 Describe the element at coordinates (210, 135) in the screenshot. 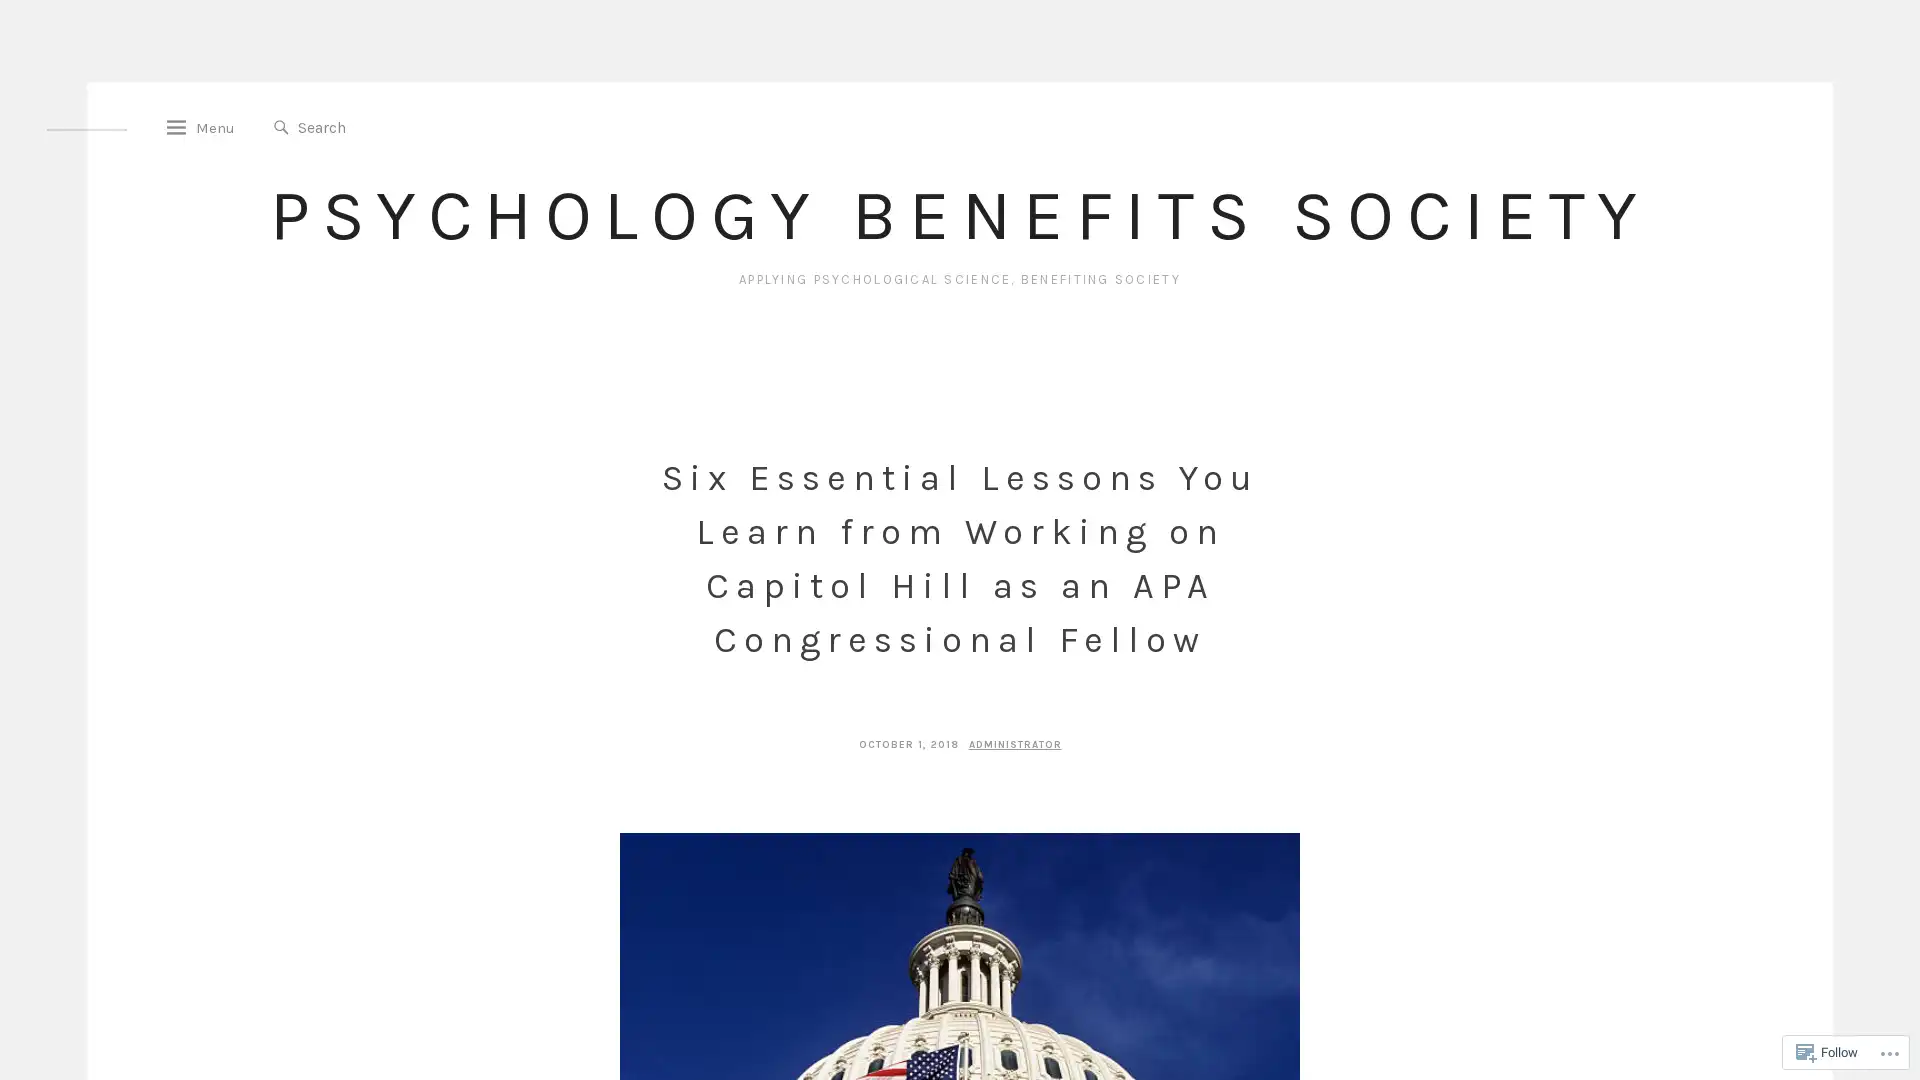

I see `Menu` at that location.